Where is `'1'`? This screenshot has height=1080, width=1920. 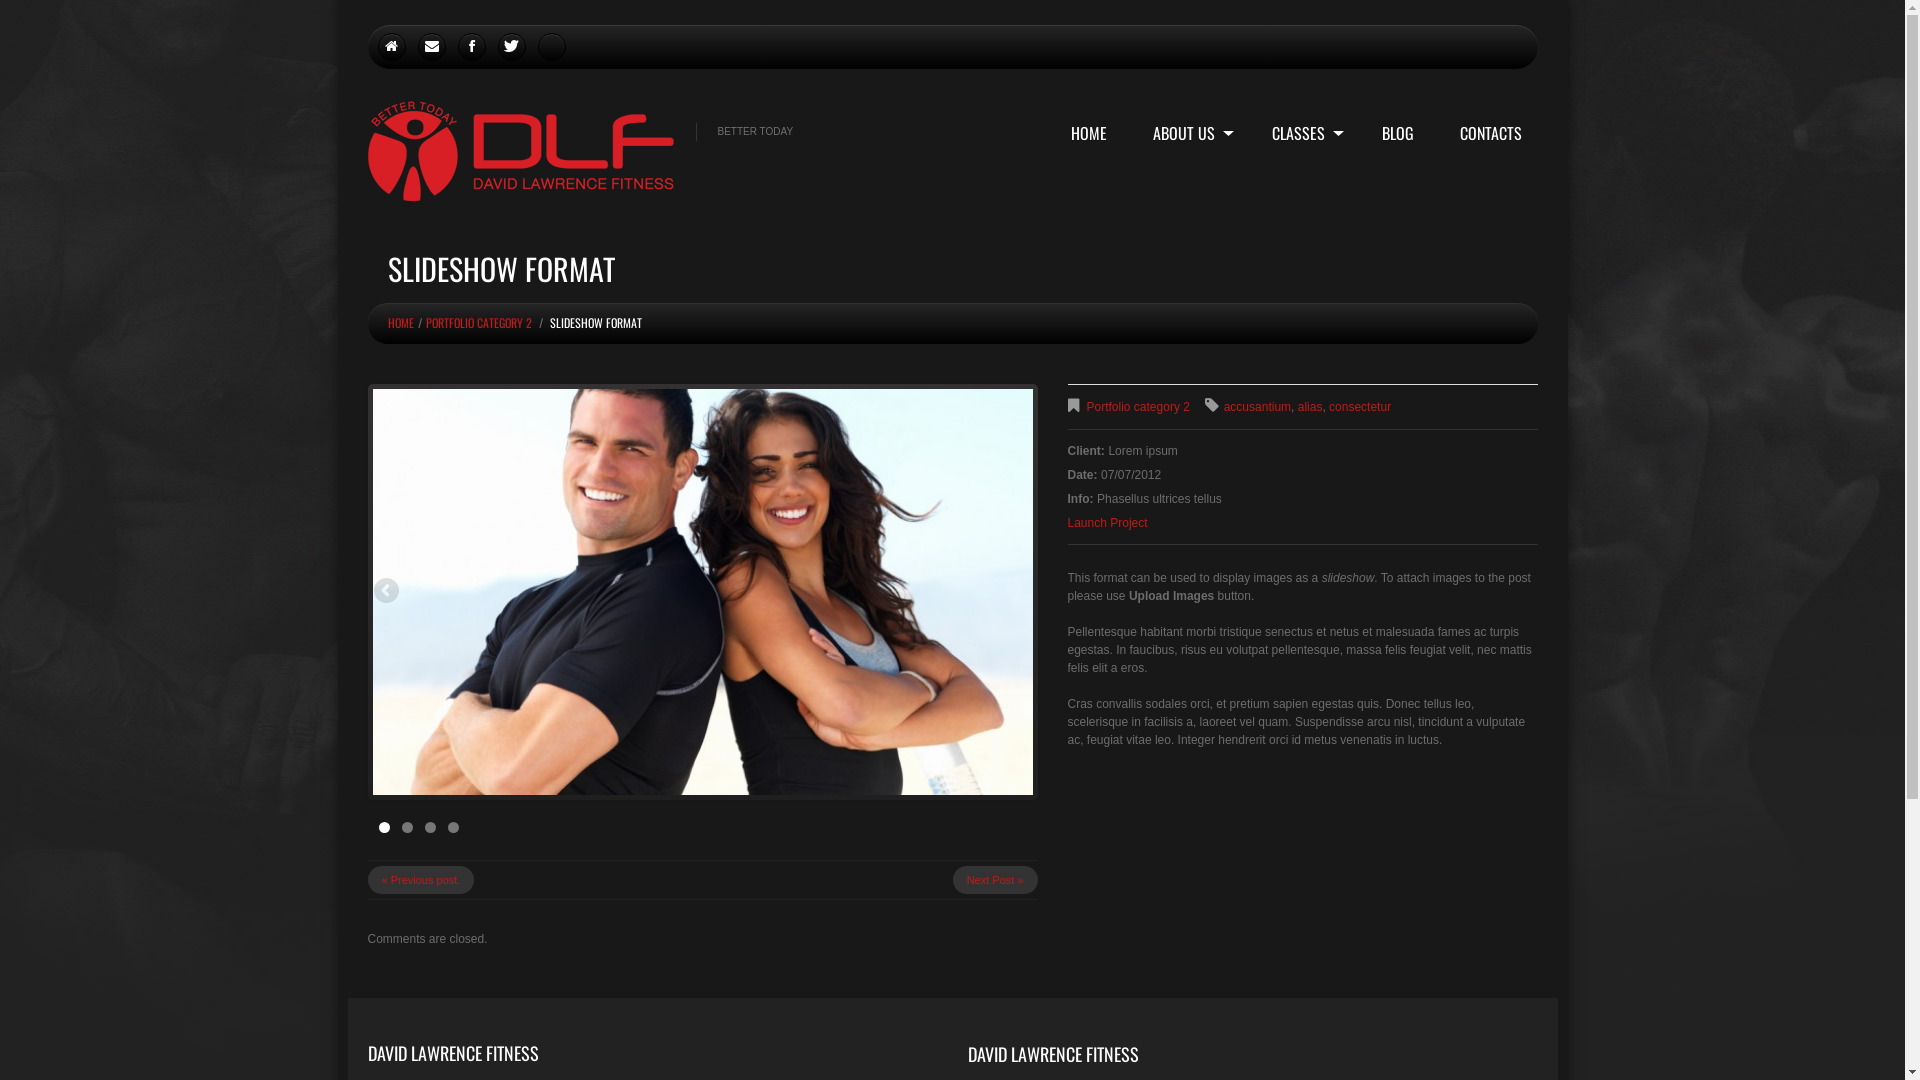 '1' is located at coordinates (383, 827).